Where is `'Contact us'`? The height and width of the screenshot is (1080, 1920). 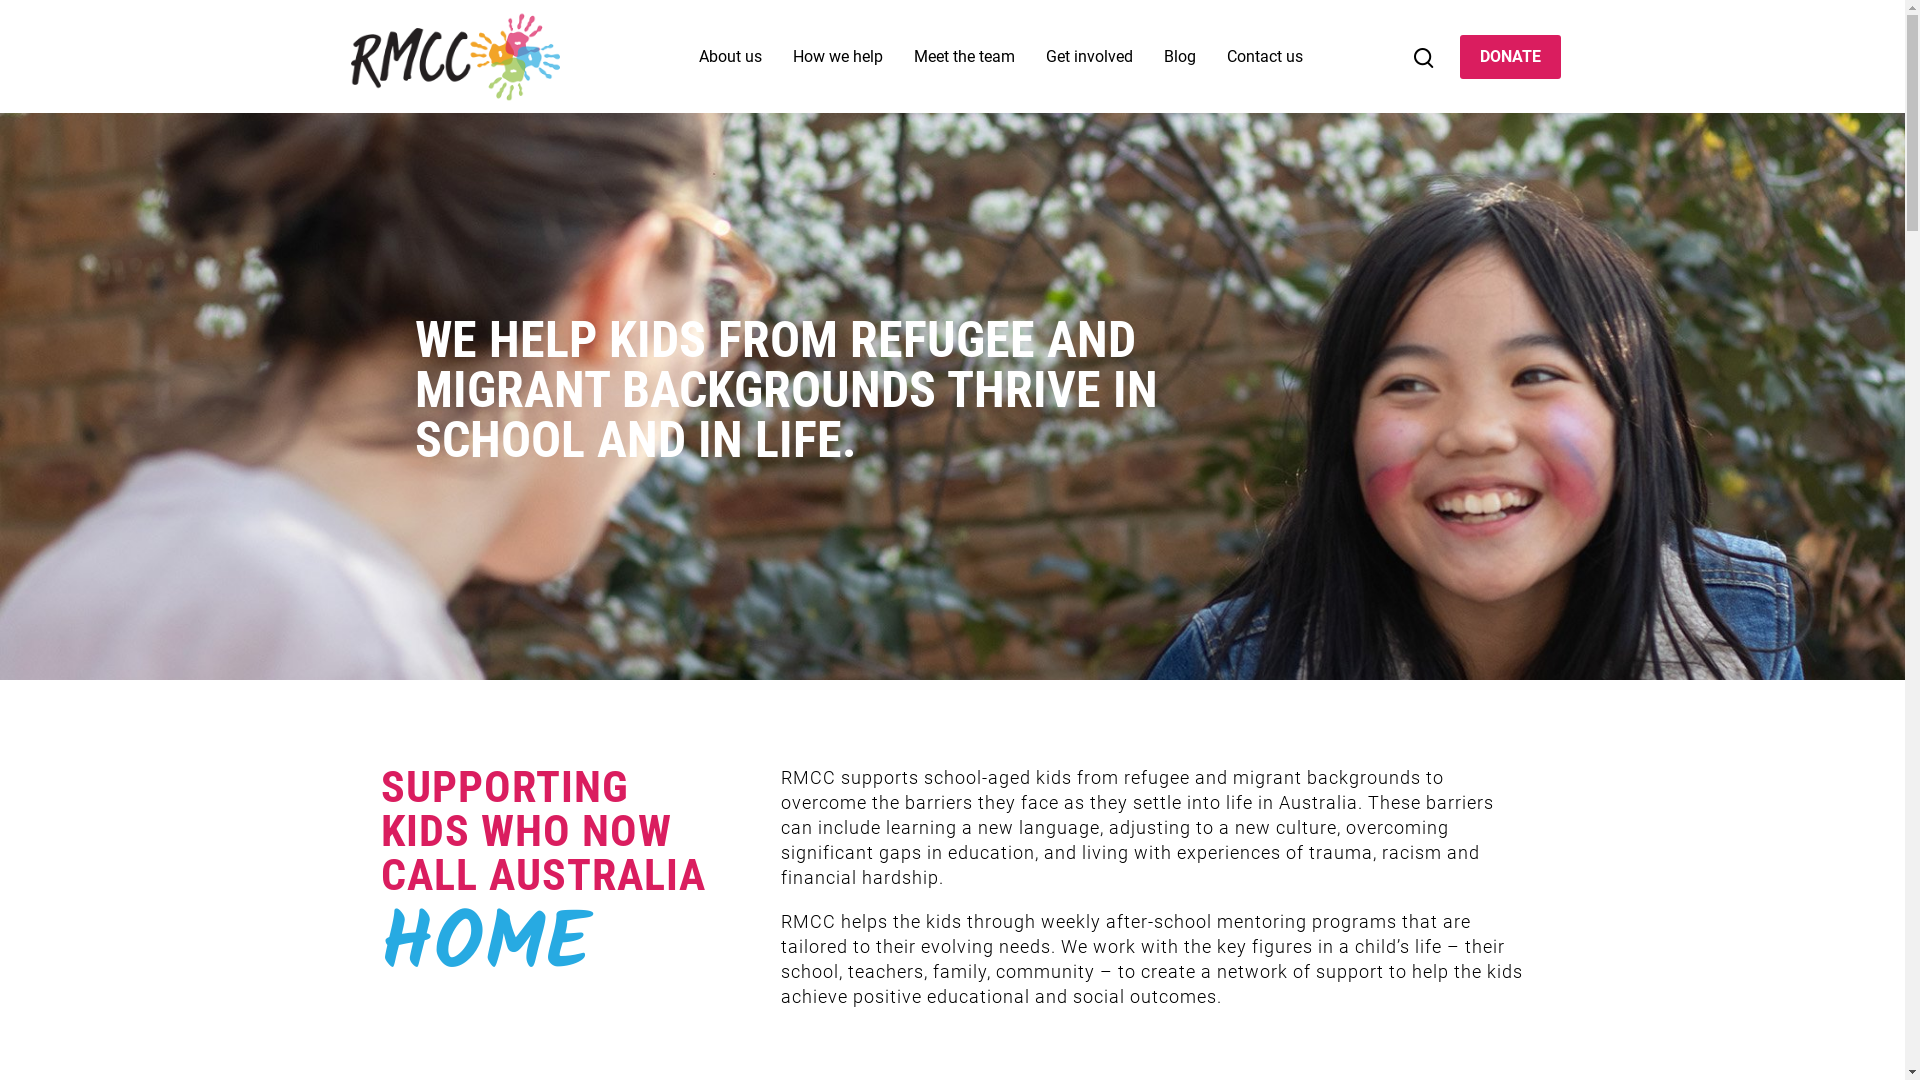
'Contact us' is located at coordinates (1262, 65).